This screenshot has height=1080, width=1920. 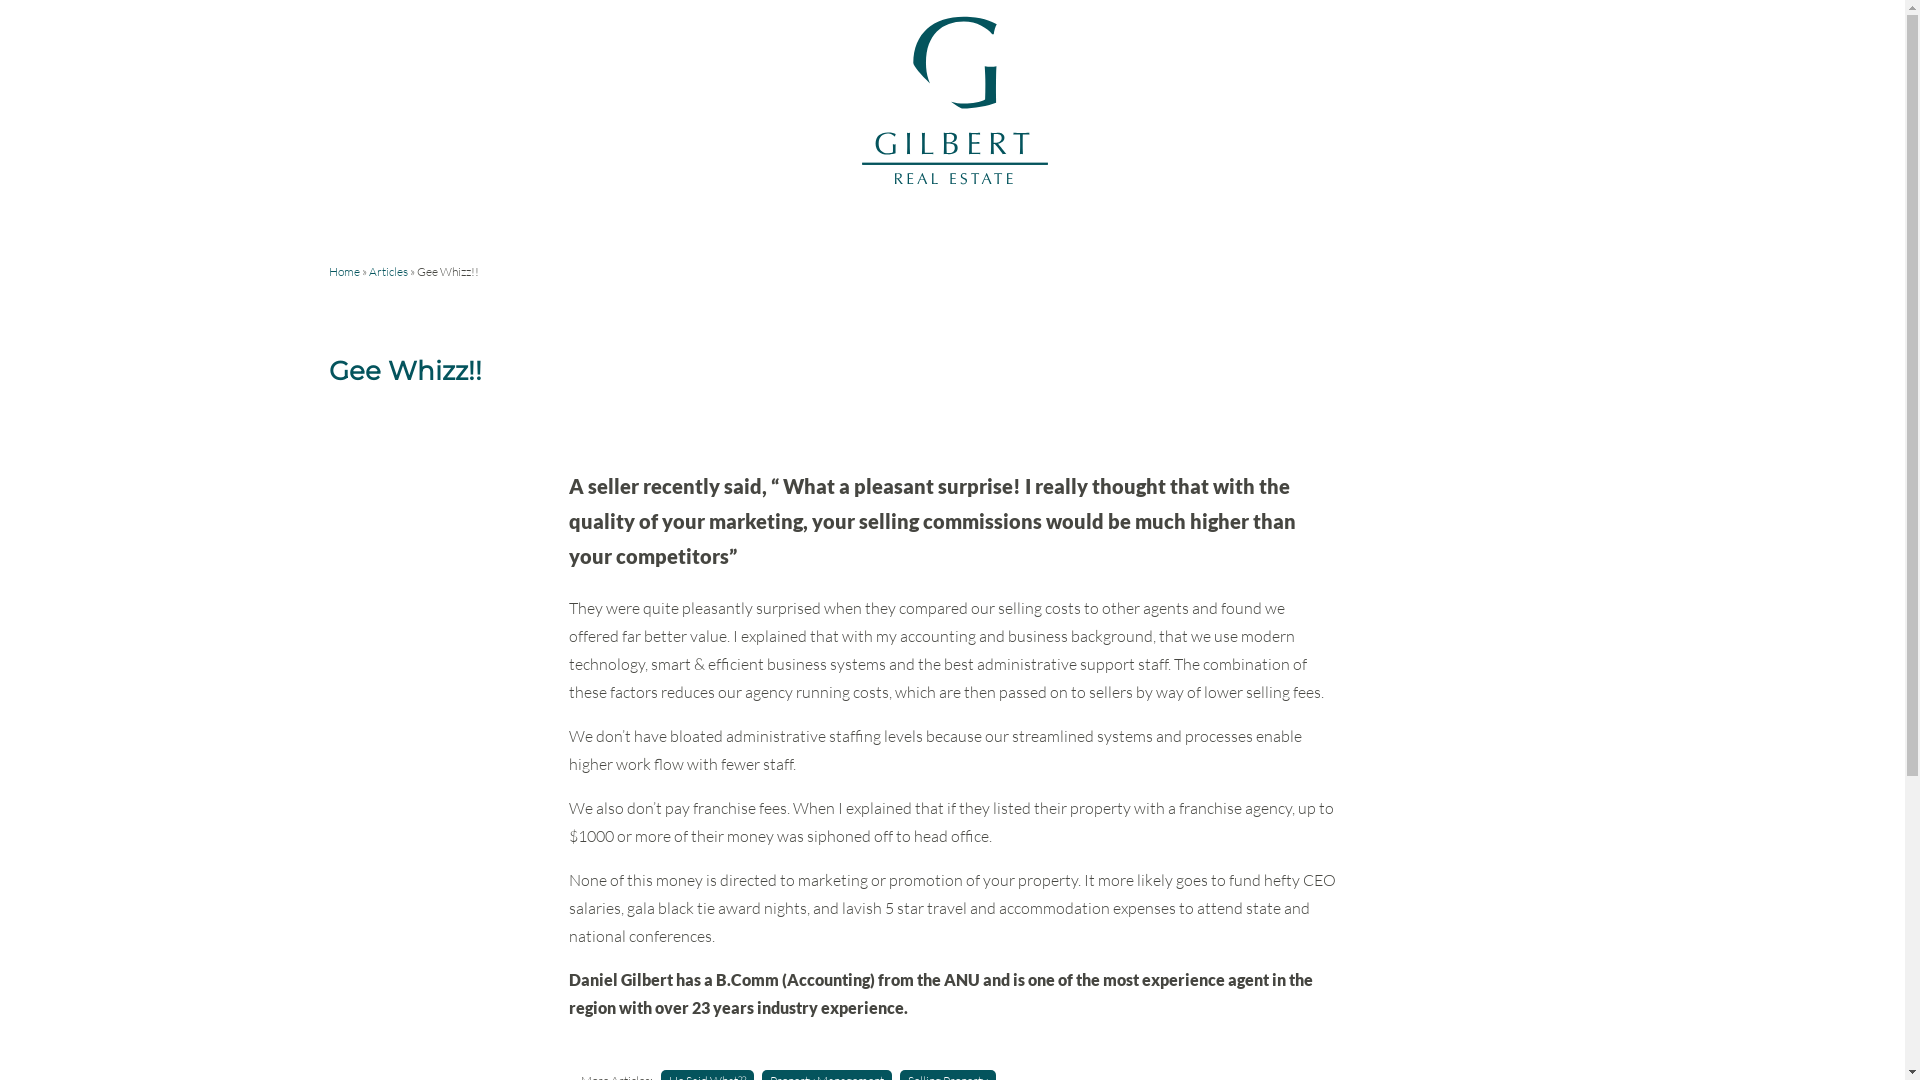 I want to click on 'Home', so click(x=343, y=271).